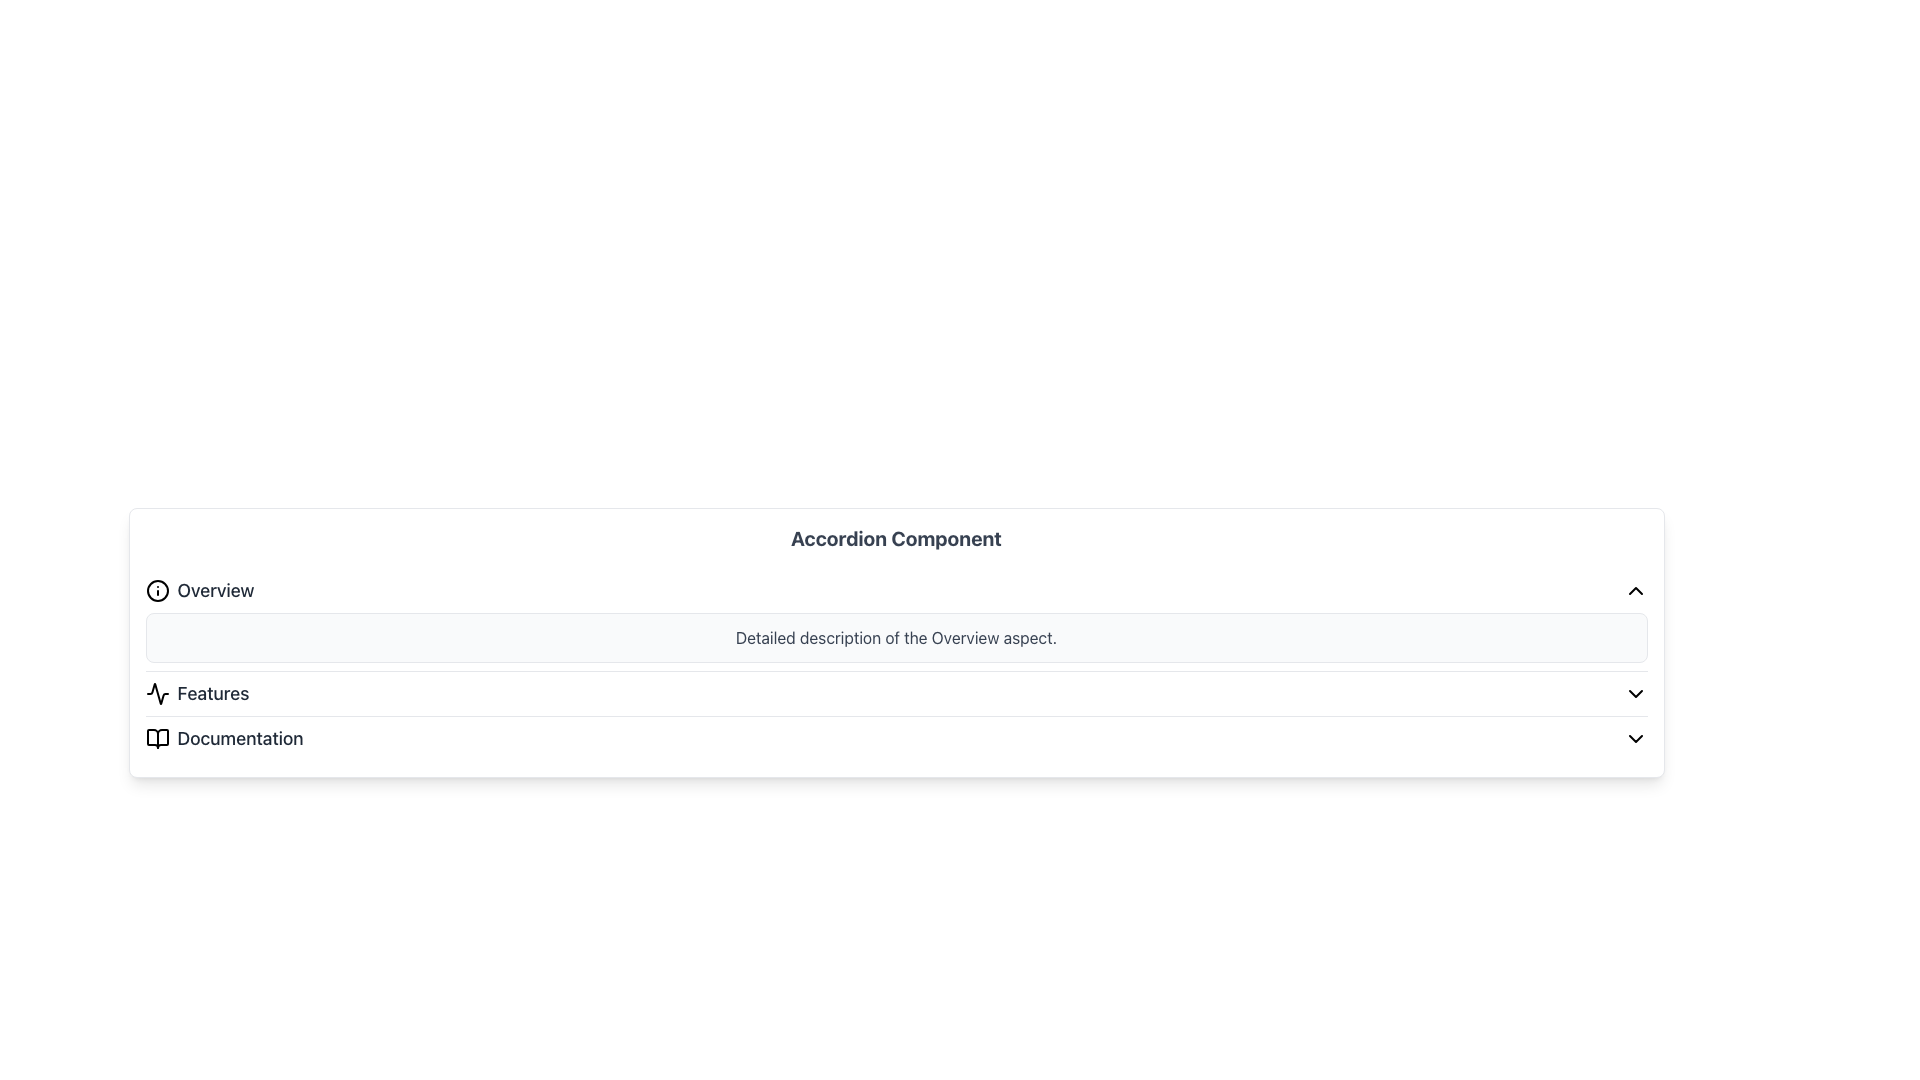 The image size is (1920, 1080). Describe the element at coordinates (895, 739) in the screenshot. I see `the 'Documentation' dropdown toggle, which is the third item` at that location.